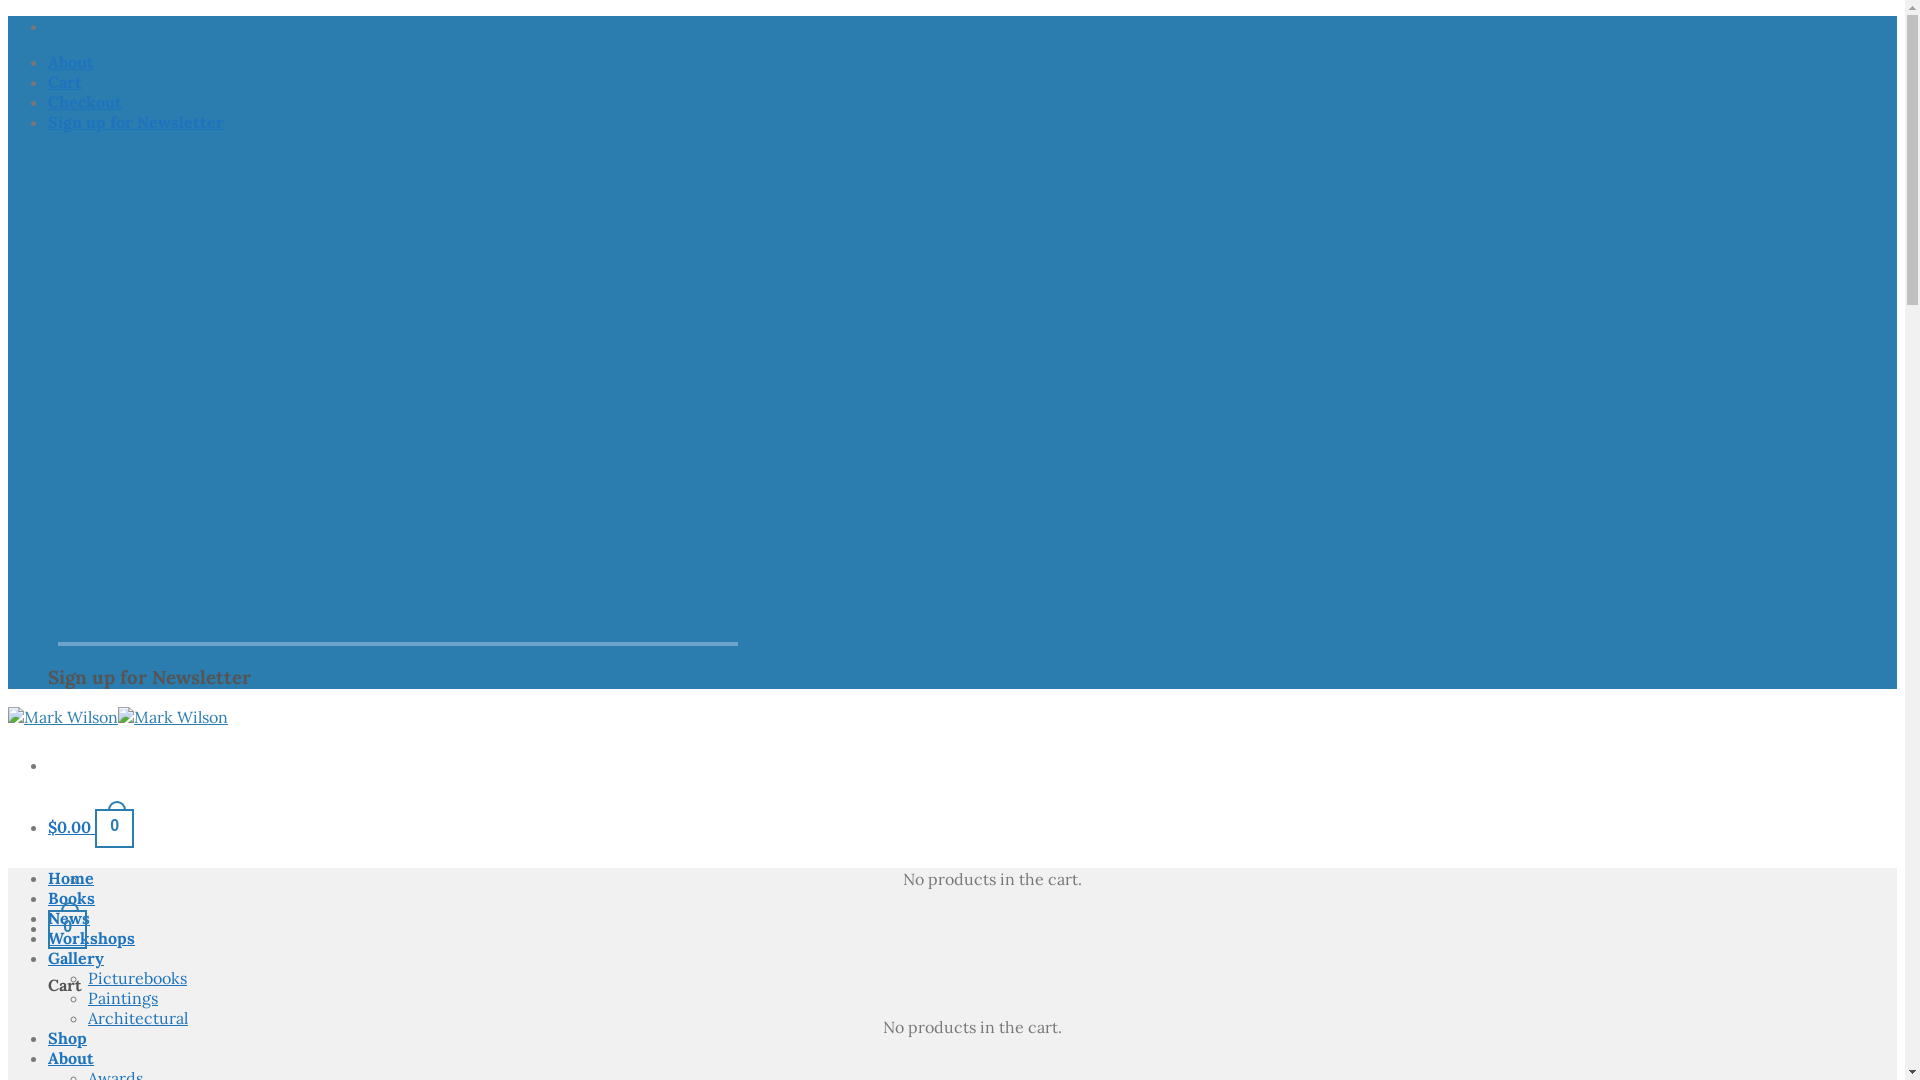  Describe the element at coordinates (84, 101) in the screenshot. I see `'Checkout'` at that location.